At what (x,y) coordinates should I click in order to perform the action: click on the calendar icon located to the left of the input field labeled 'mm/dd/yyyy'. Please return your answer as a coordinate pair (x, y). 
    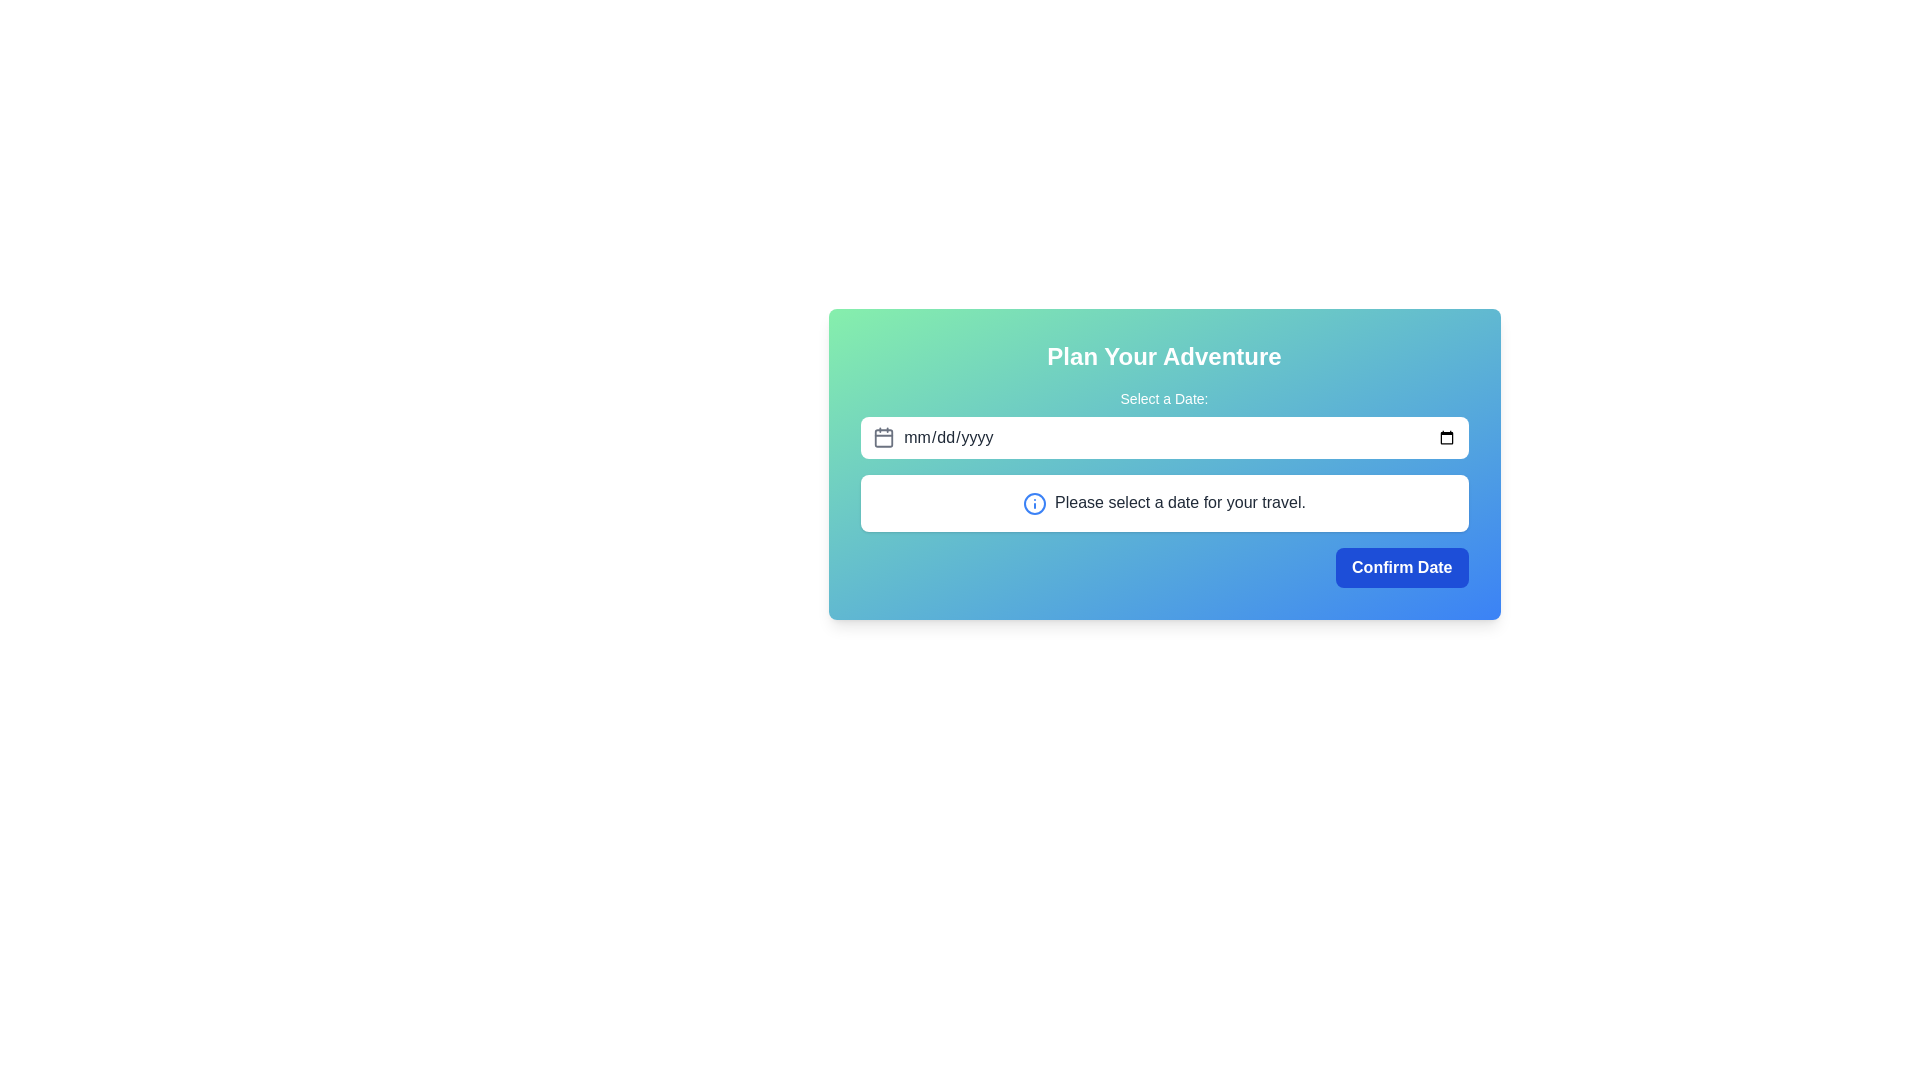
    Looking at the image, I should click on (882, 437).